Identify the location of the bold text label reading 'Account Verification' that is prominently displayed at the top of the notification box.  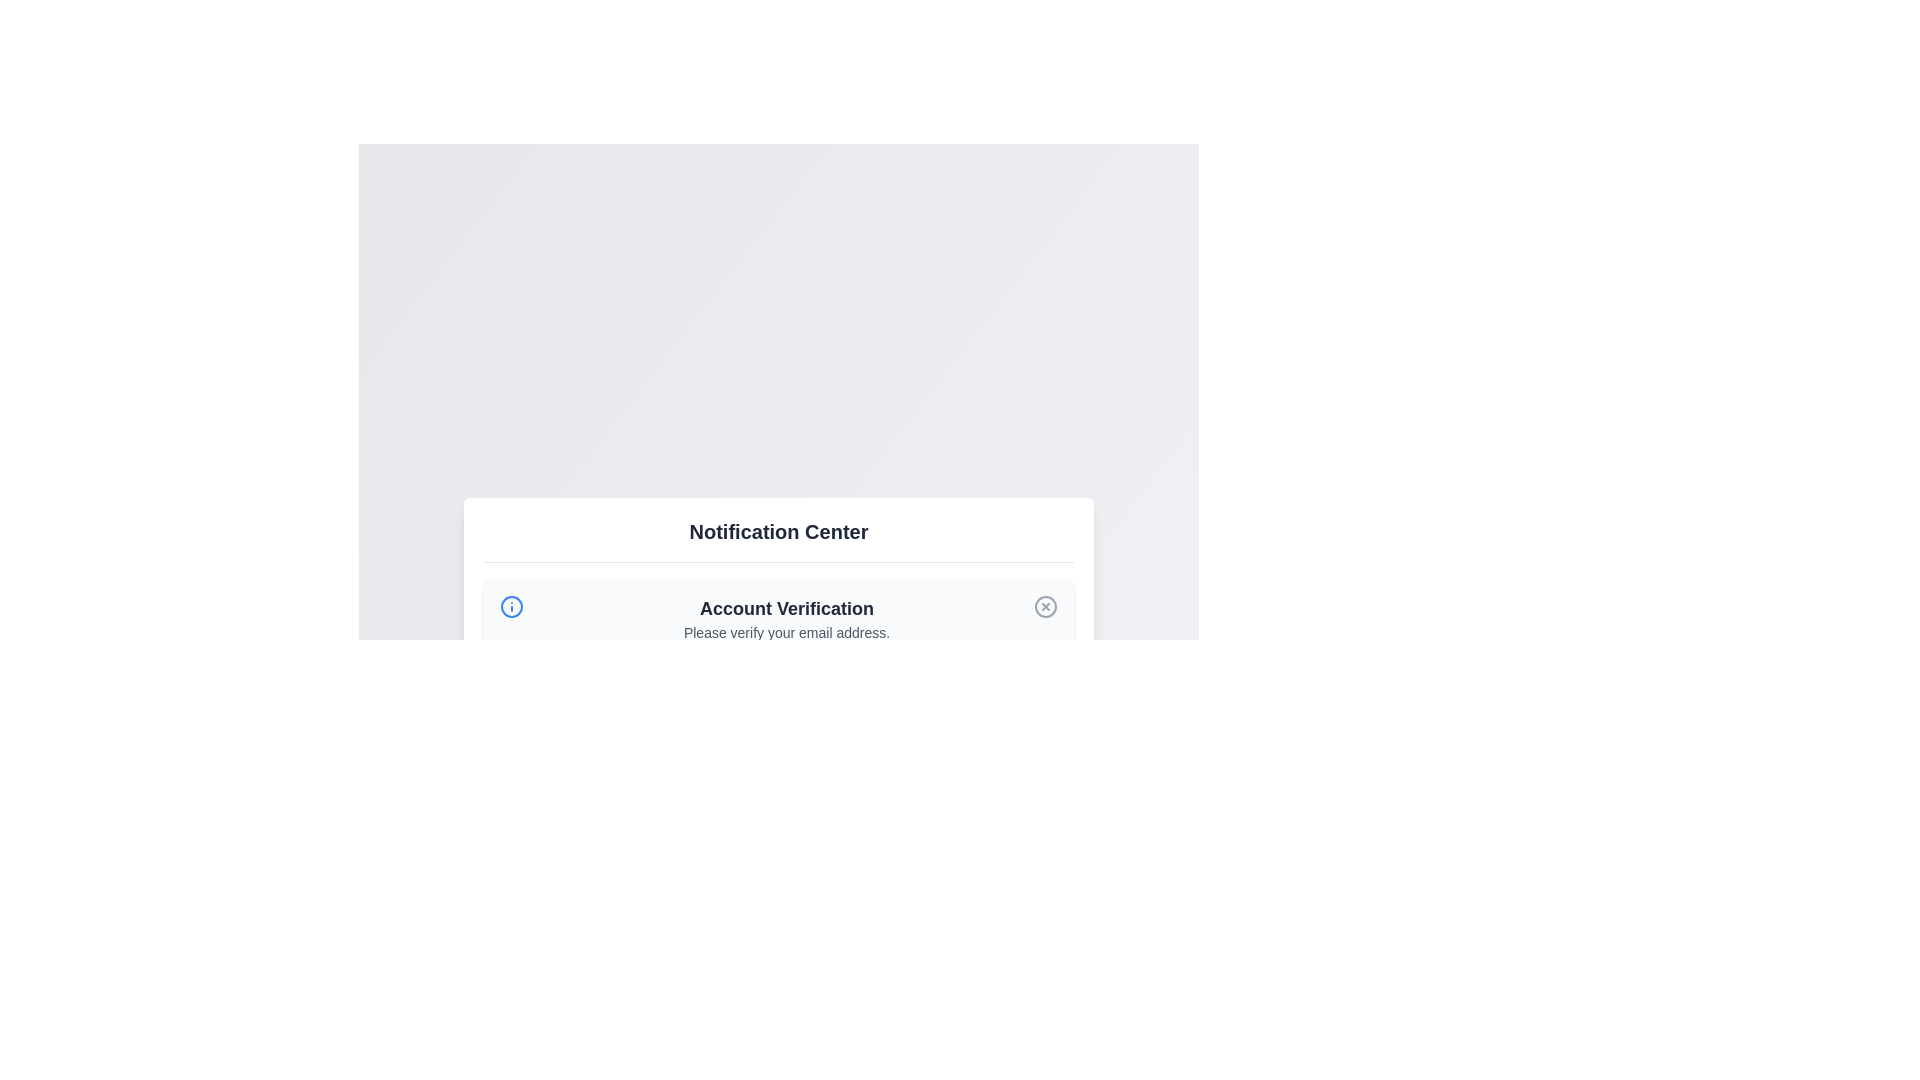
(786, 607).